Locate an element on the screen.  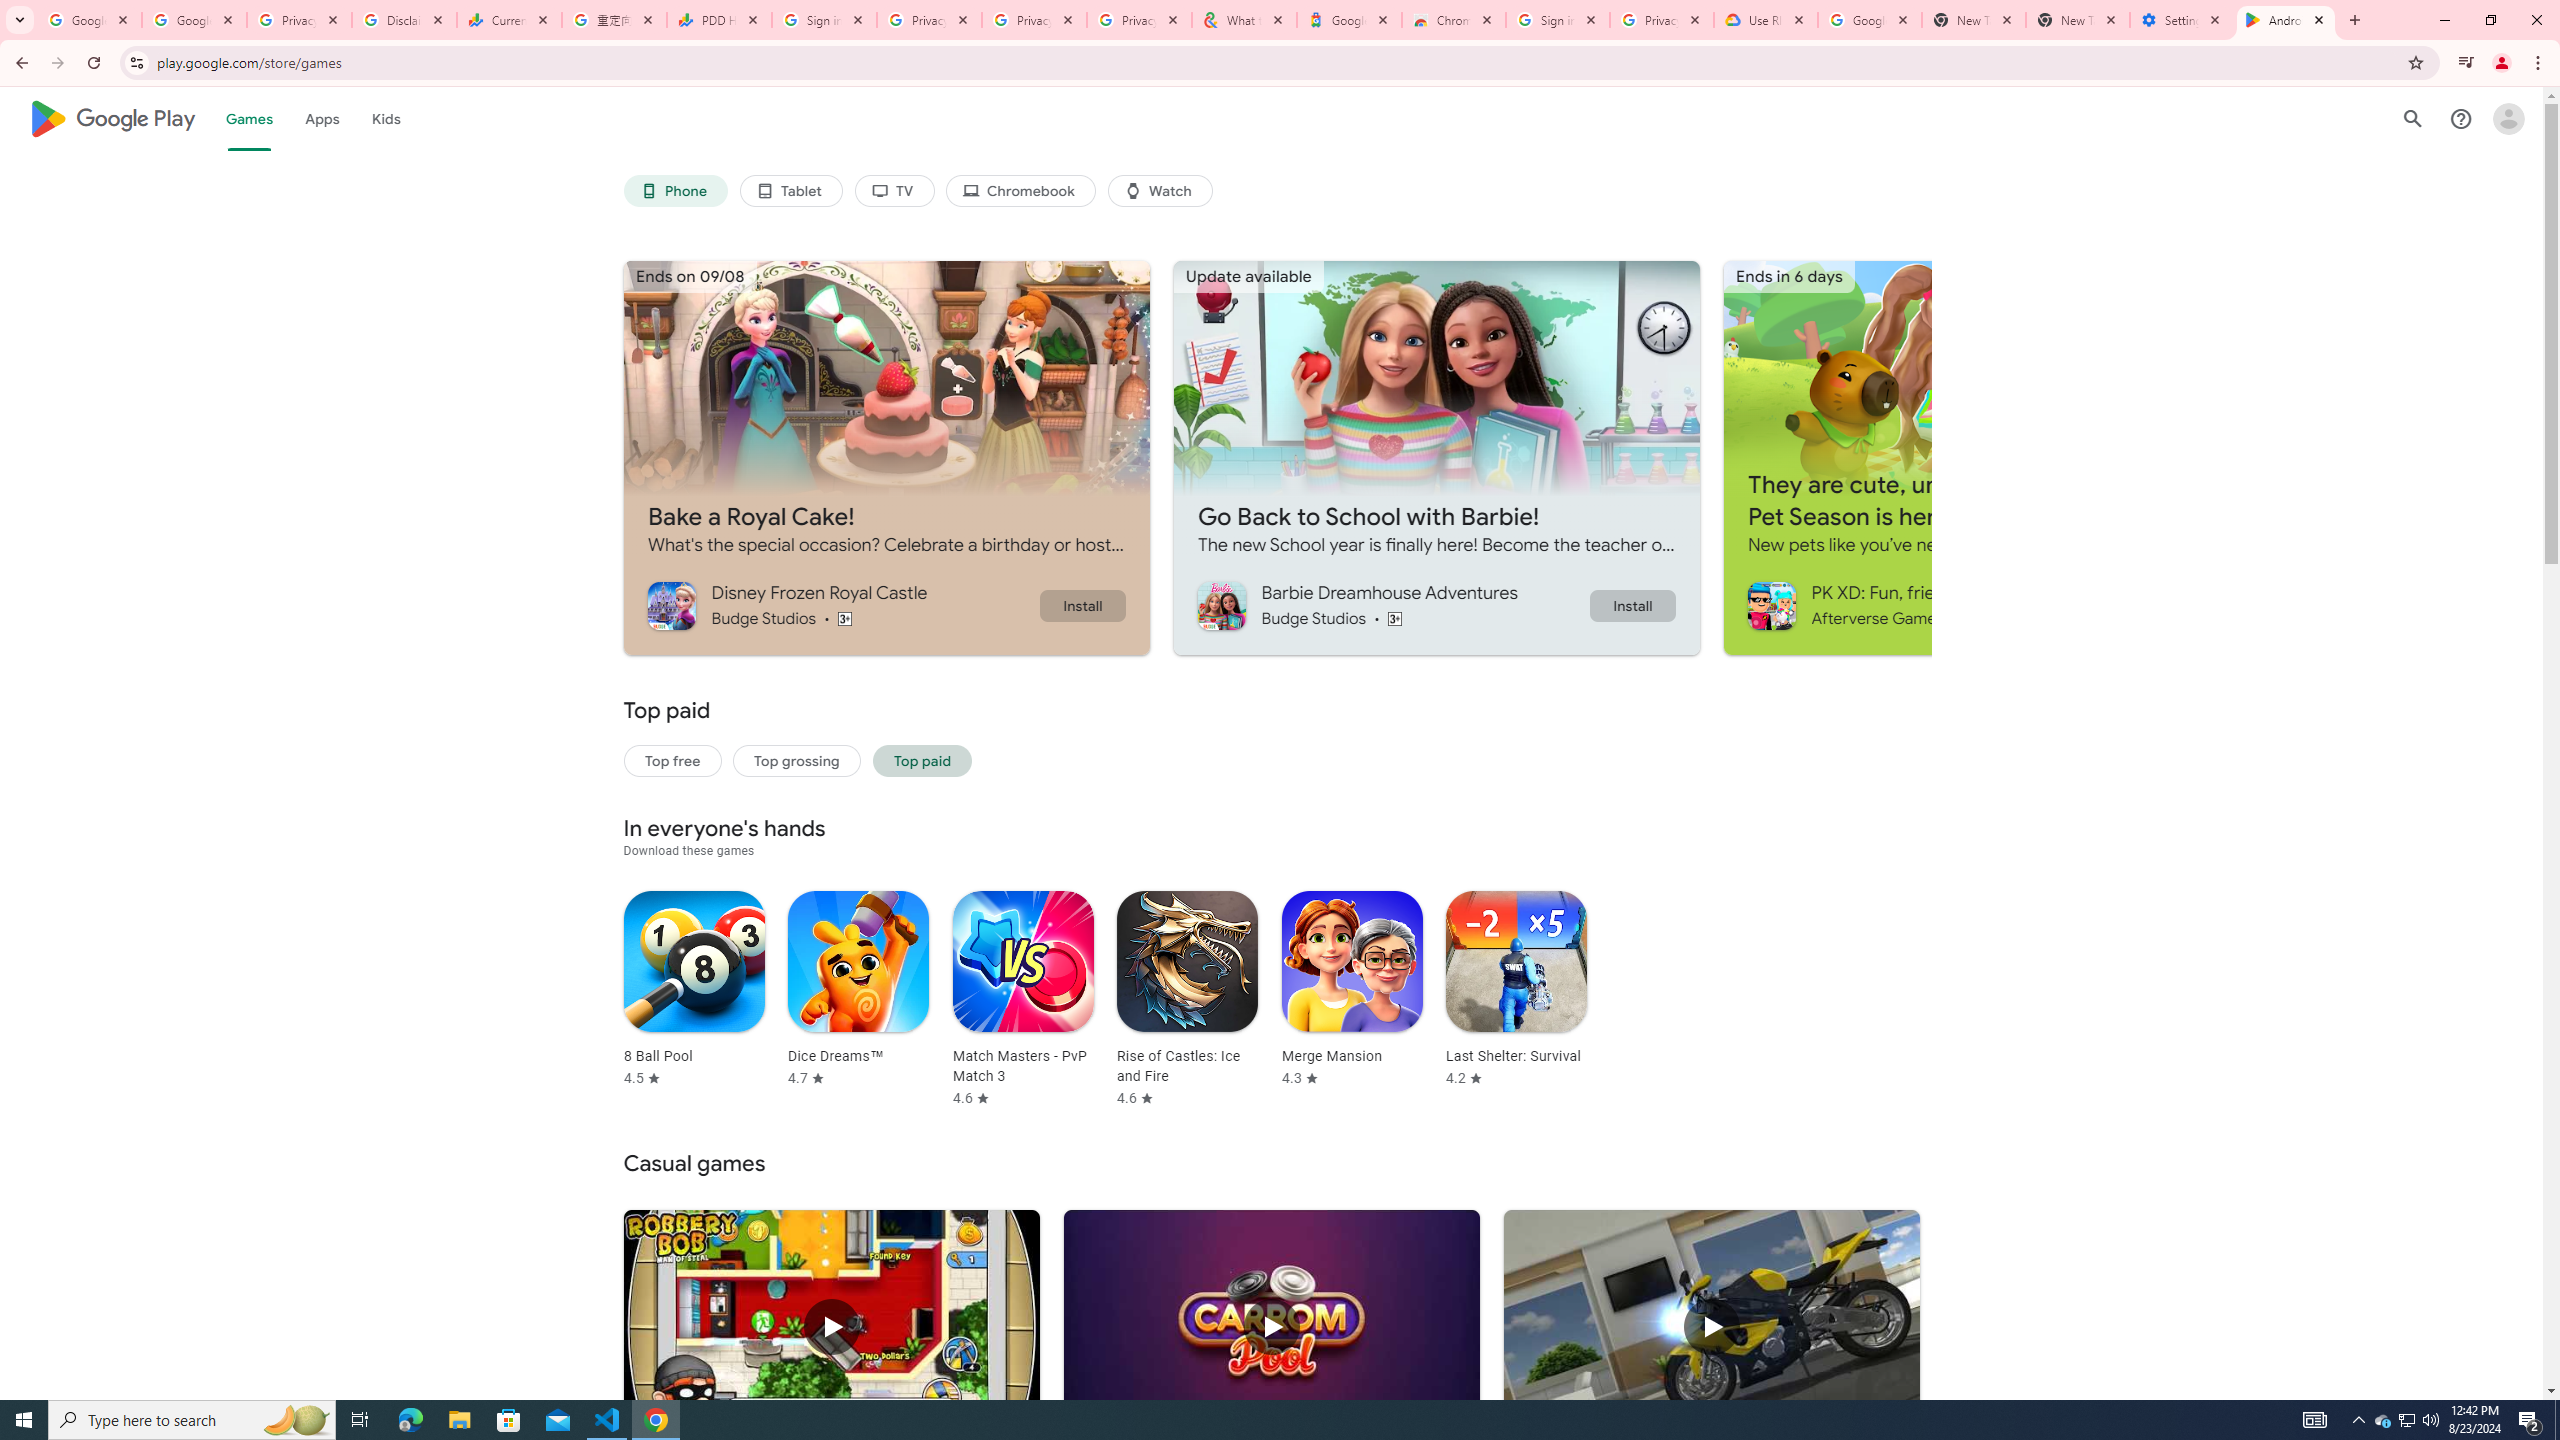
'Last Shelter: Survival Rated 4.2 stars out of five stars' is located at coordinates (1516, 988).